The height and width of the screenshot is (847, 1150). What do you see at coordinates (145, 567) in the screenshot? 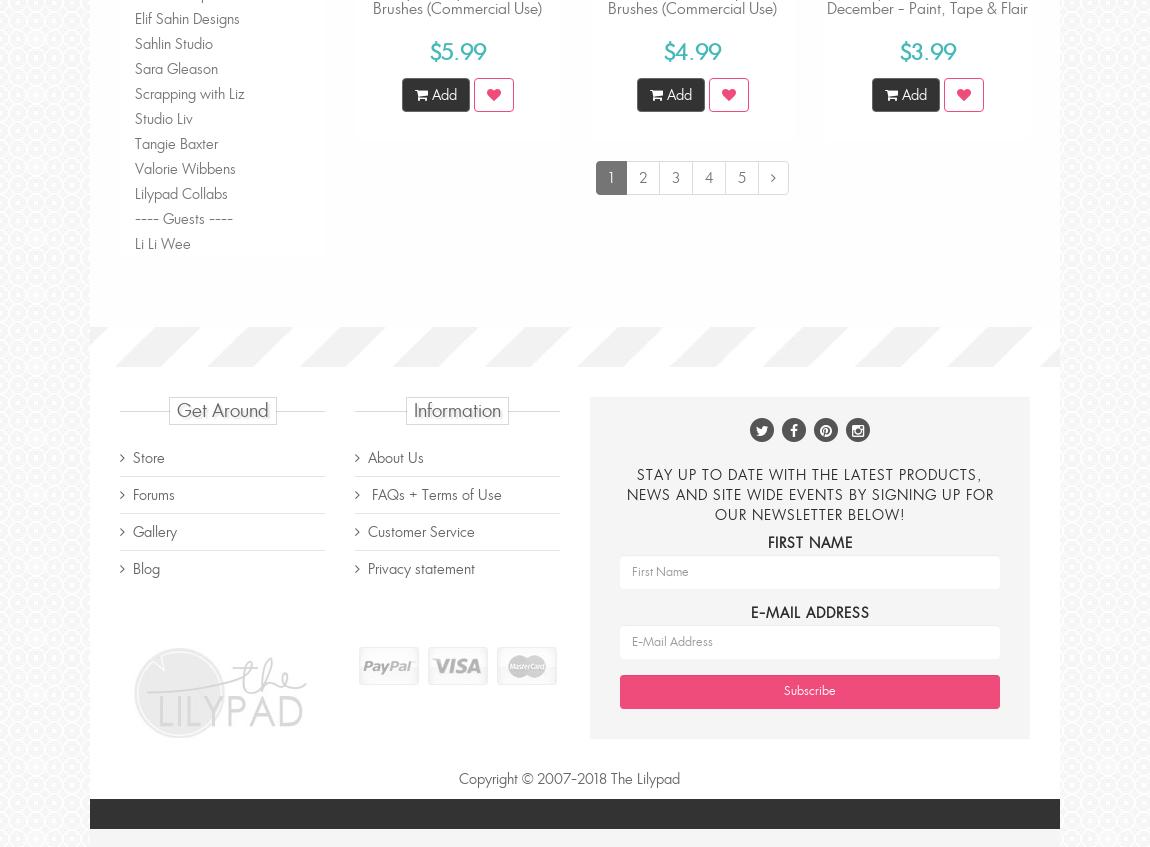
I see `'Blog'` at bounding box center [145, 567].